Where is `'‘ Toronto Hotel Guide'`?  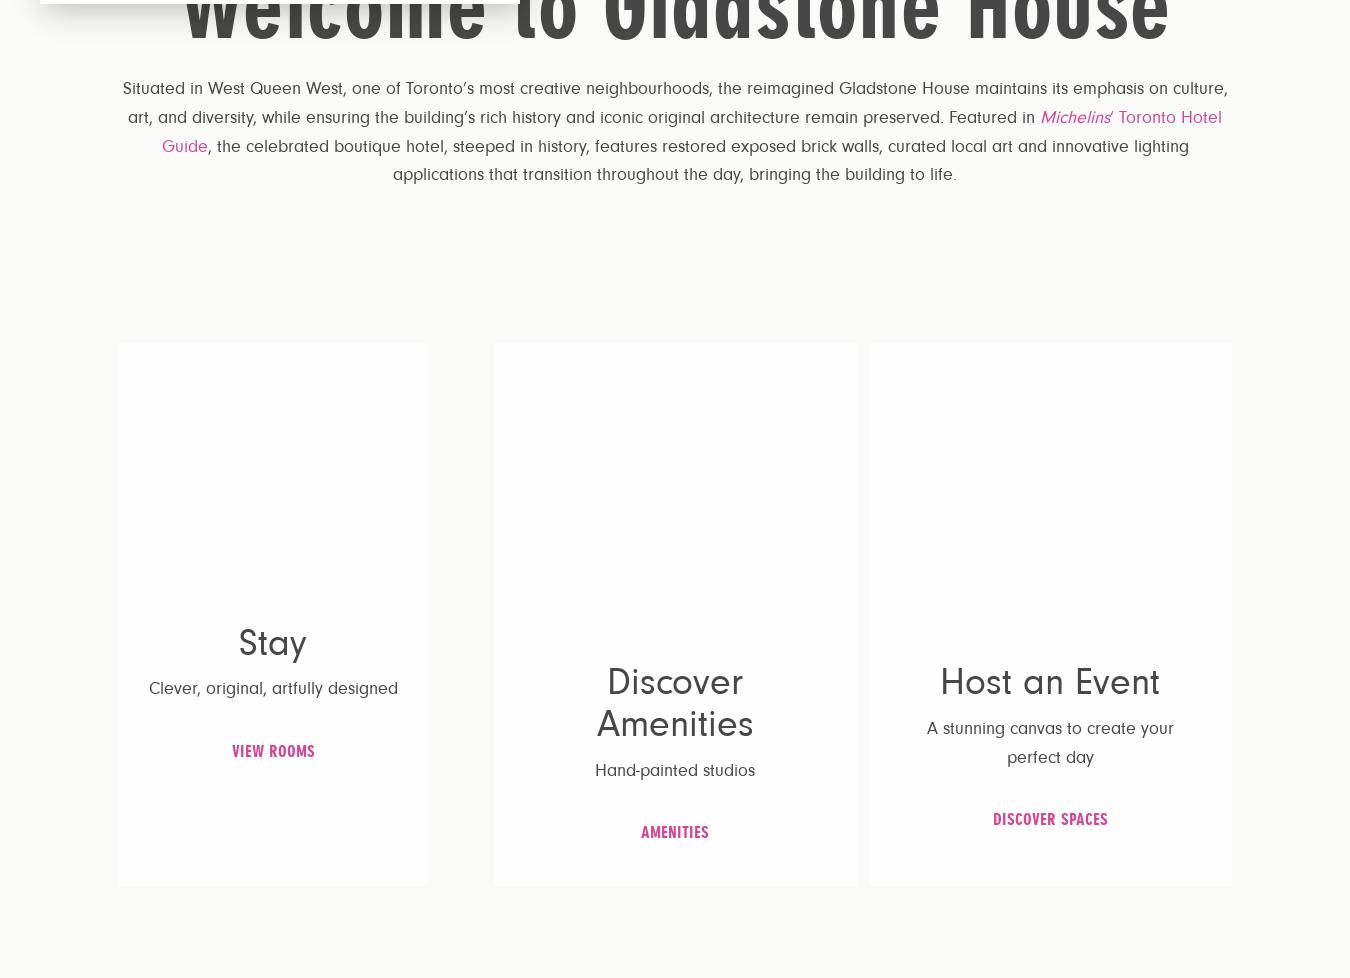
'‘ Toronto Hotel Guide' is located at coordinates (161, 131).